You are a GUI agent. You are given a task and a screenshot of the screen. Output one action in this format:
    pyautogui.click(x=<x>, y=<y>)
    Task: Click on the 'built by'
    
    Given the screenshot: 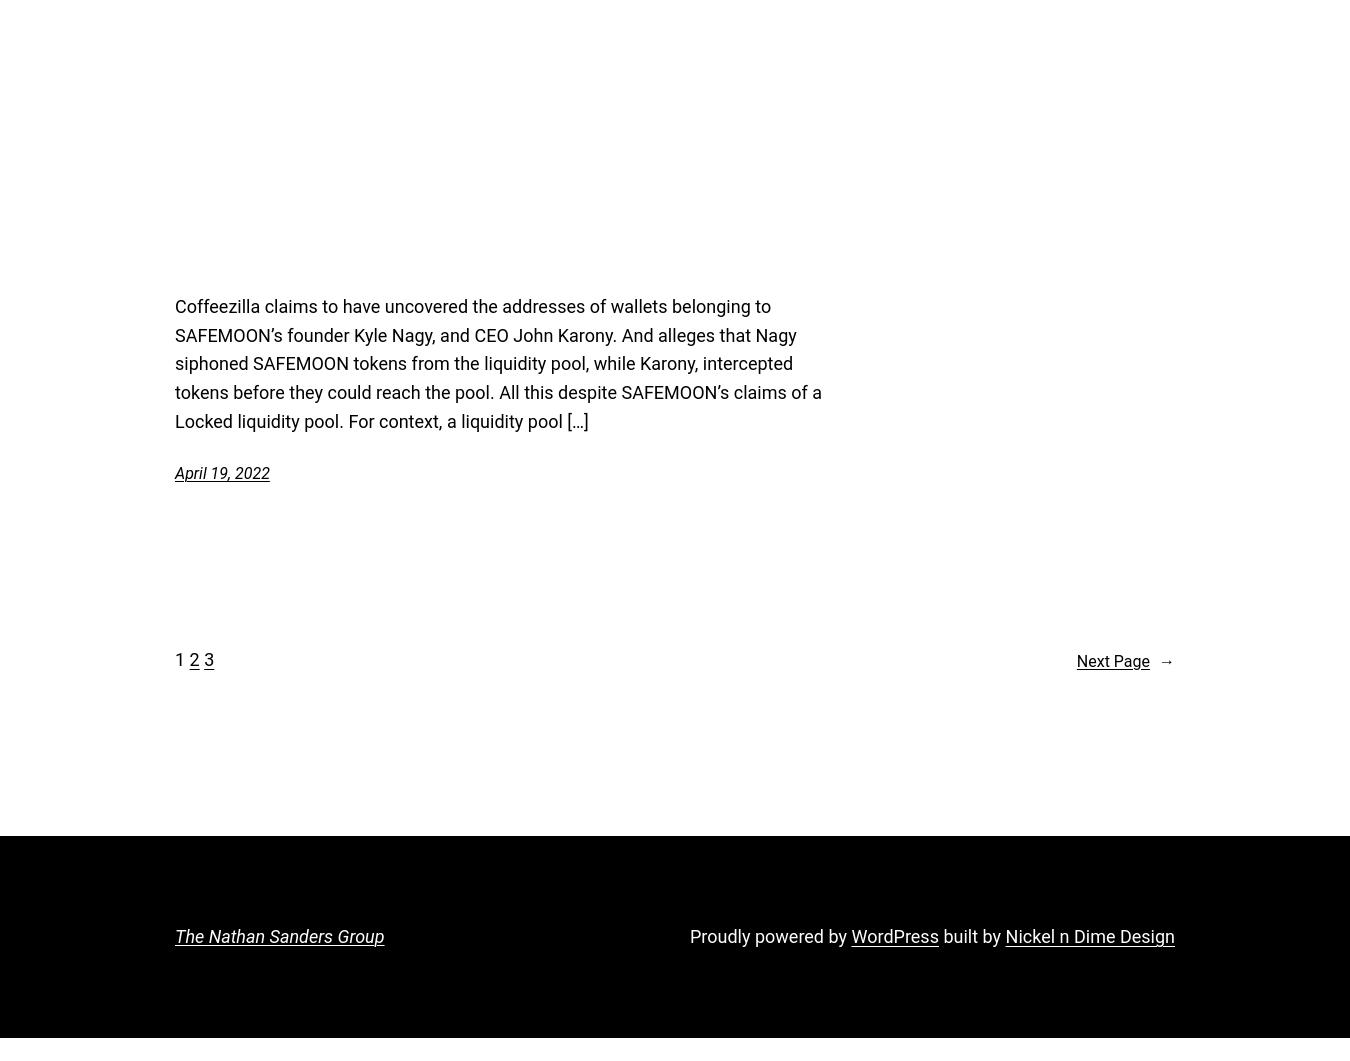 What is the action you would take?
    pyautogui.click(x=936, y=934)
    